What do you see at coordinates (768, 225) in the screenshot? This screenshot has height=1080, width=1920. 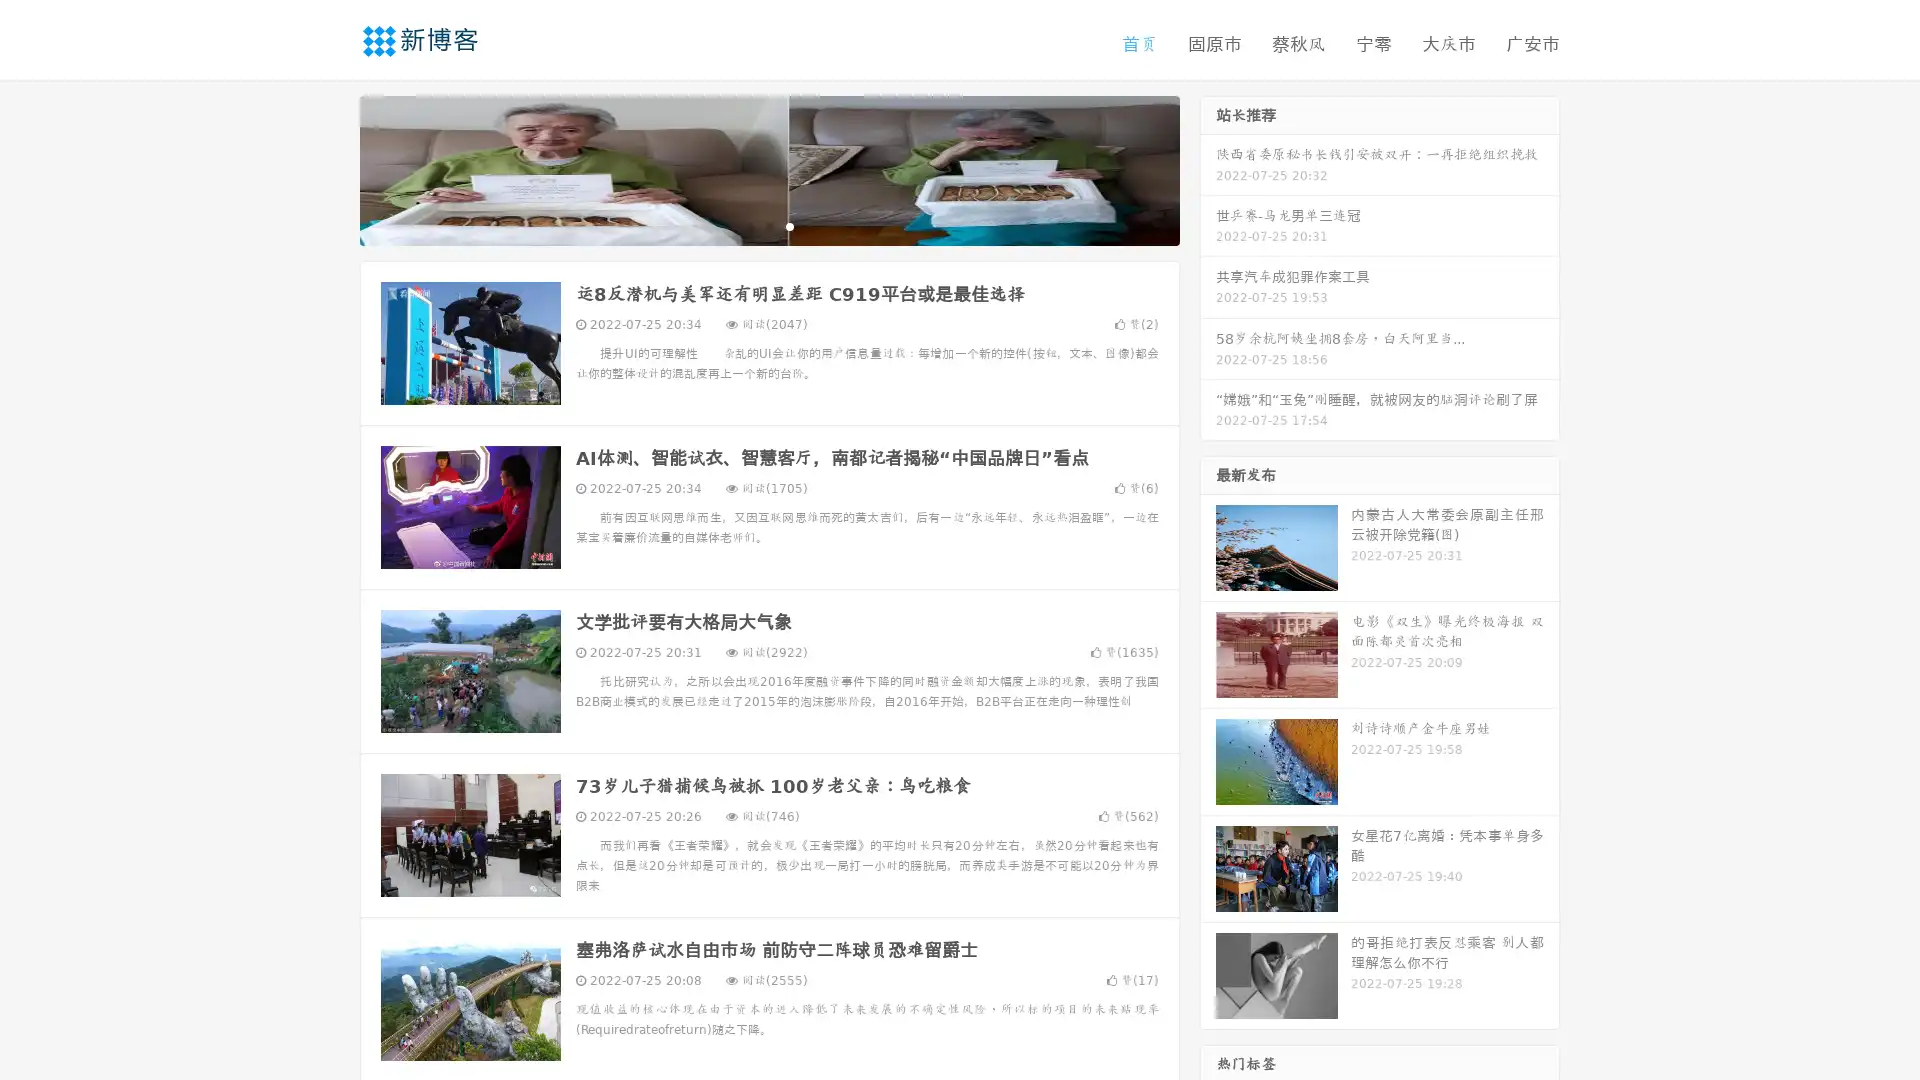 I see `Go to slide 2` at bounding box center [768, 225].